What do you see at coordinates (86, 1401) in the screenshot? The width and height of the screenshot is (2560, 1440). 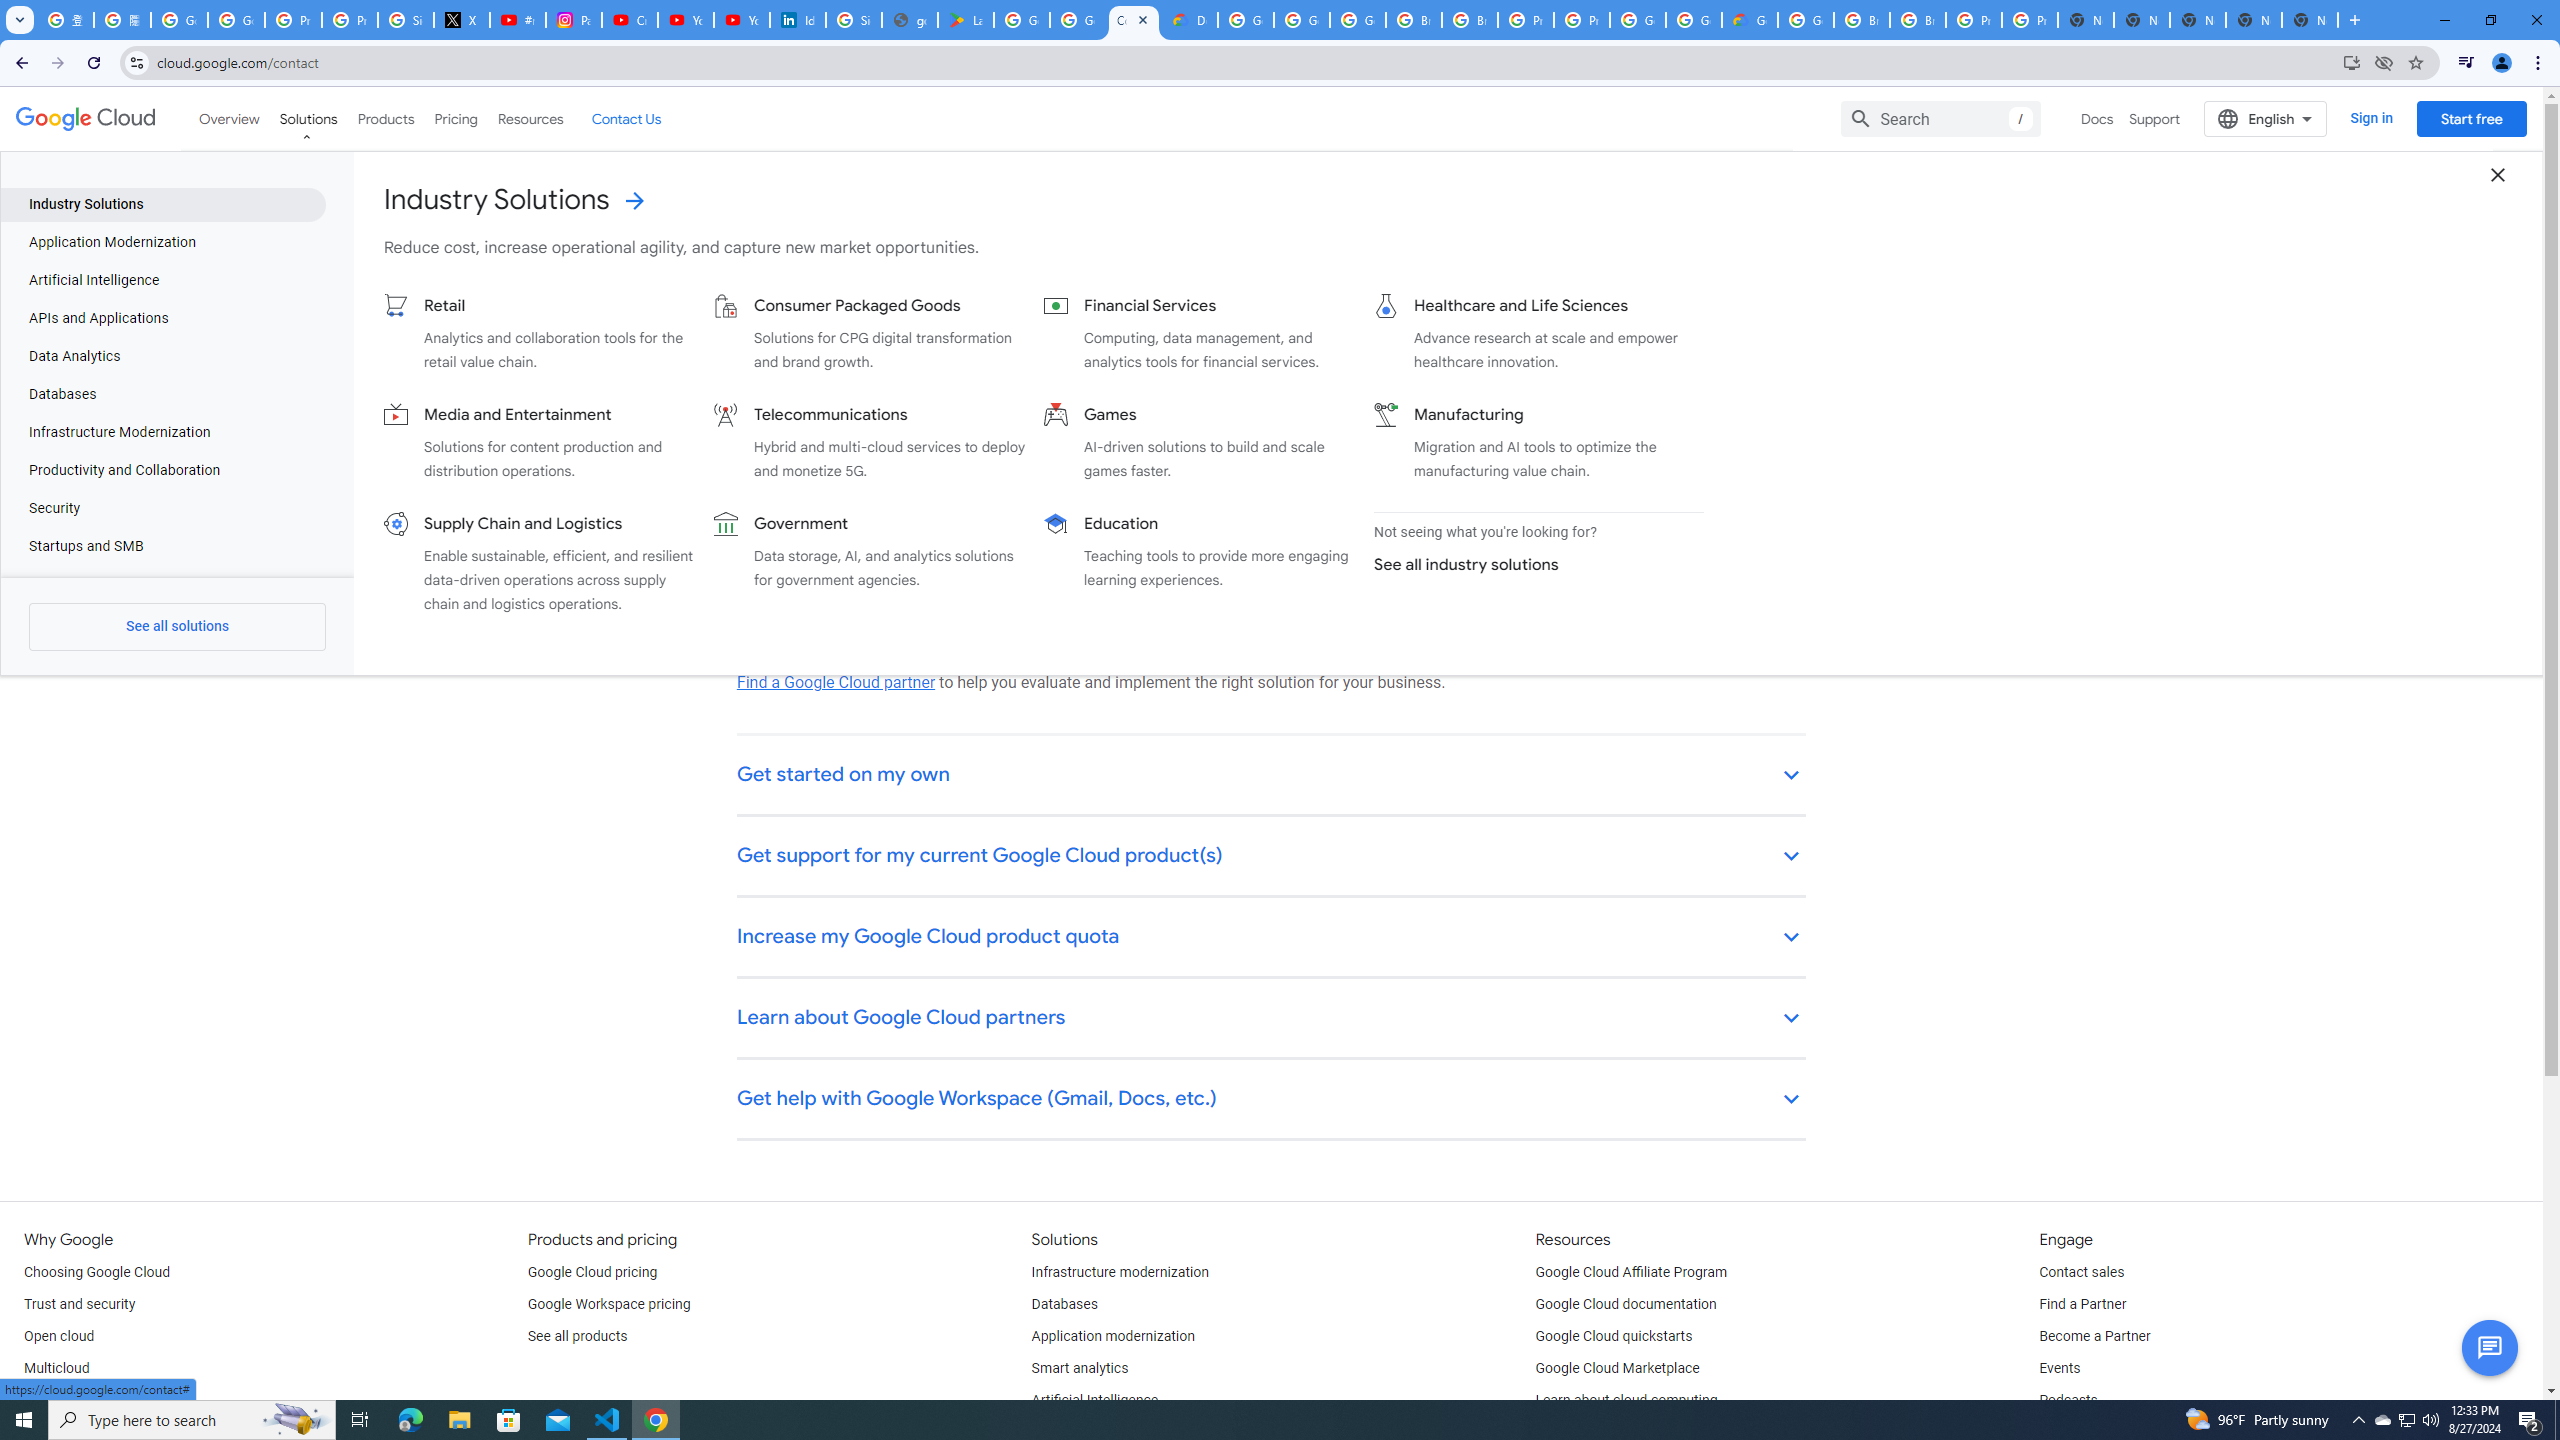 I see `'Global infrastructure'` at bounding box center [86, 1401].